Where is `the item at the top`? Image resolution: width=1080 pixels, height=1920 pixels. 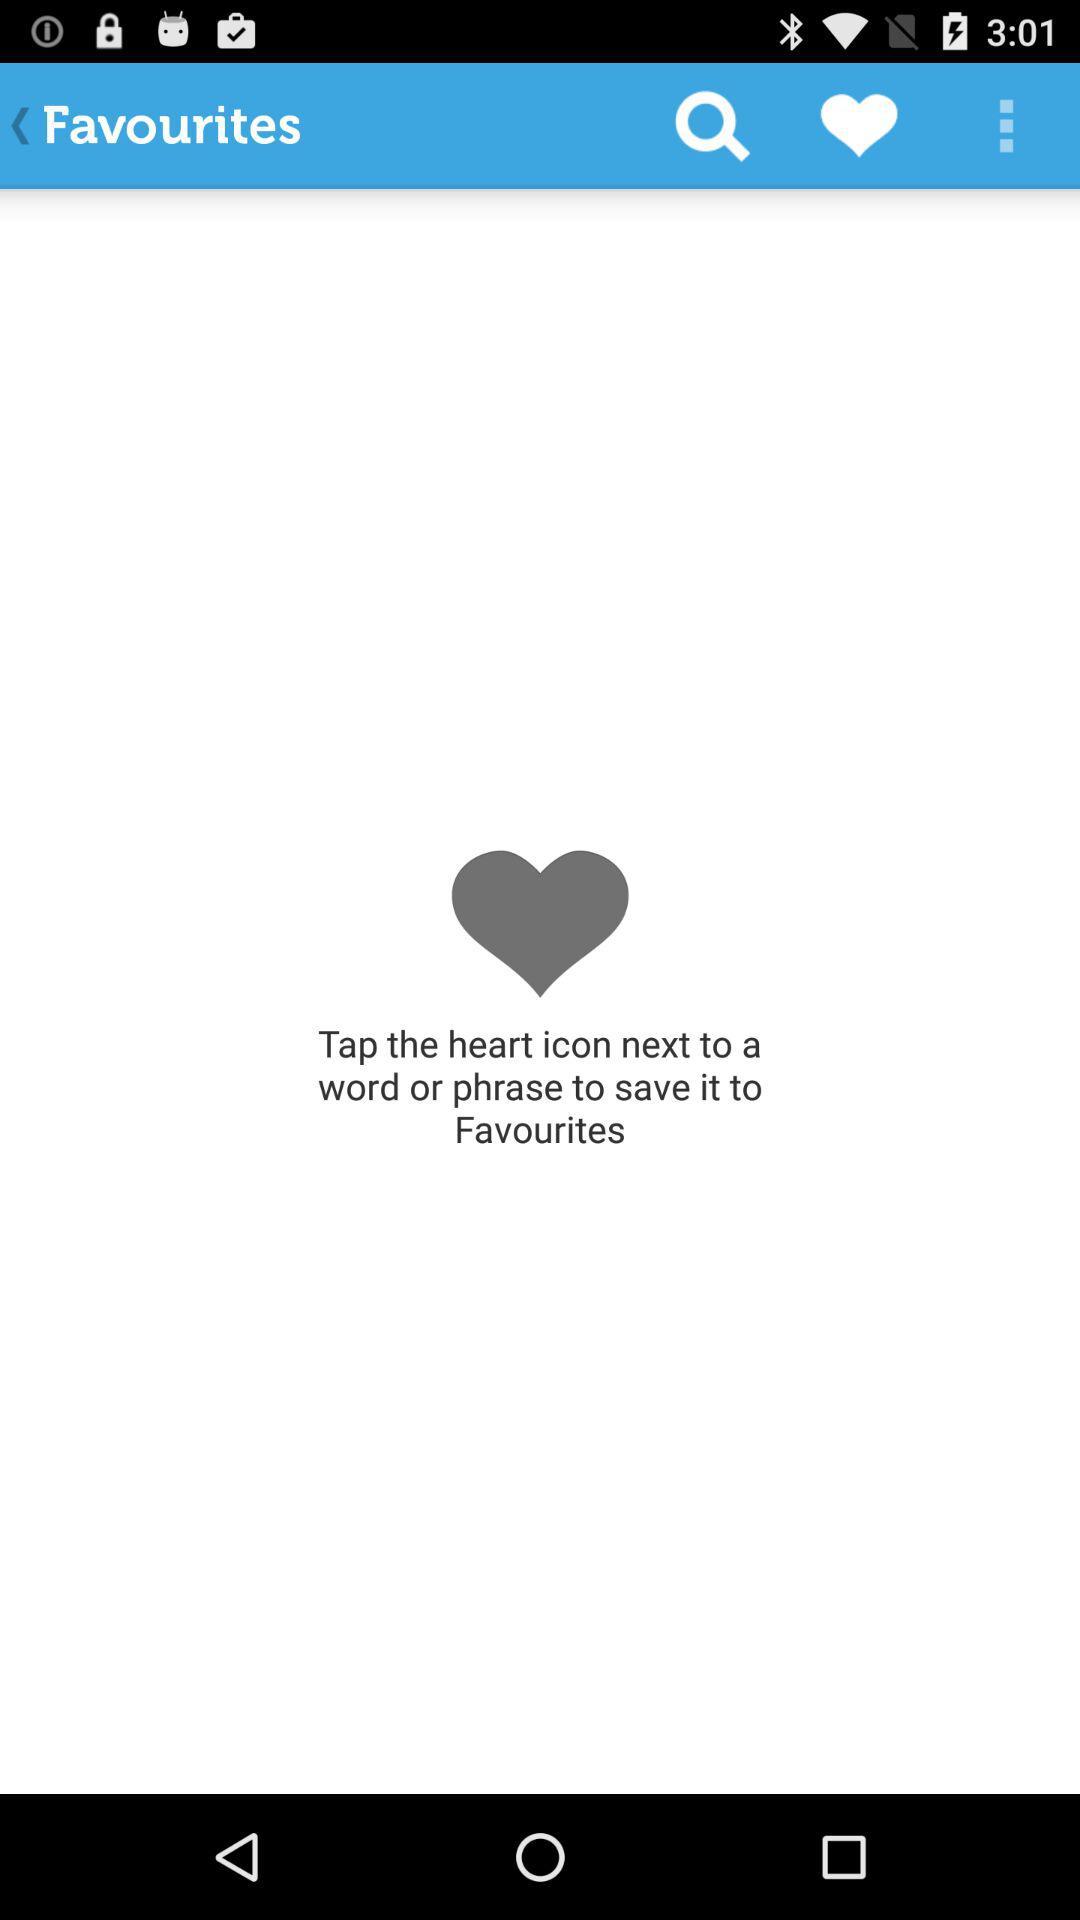 the item at the top is located at coordinates (711, 124).